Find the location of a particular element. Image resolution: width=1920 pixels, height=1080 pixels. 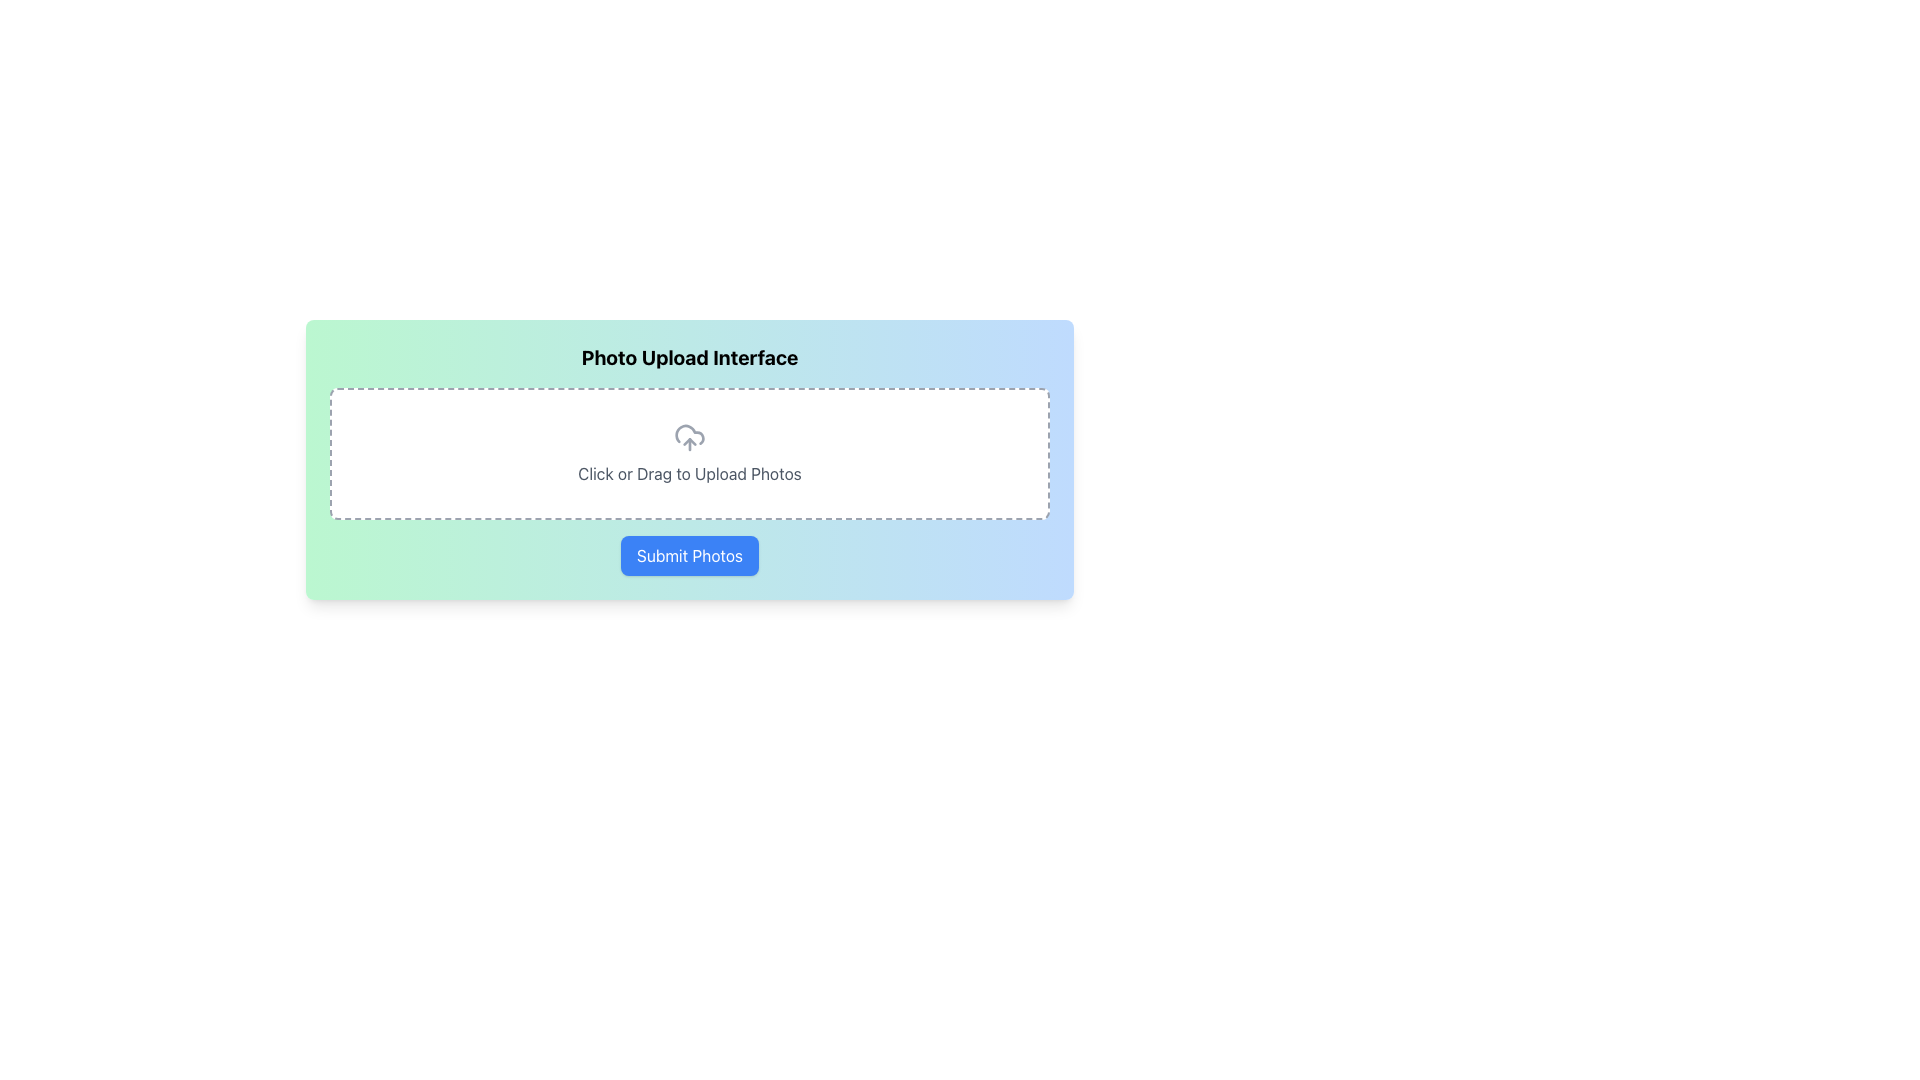

the text label that serves as the title for the photo upload interface, positioned at the top middle of the upload section is located at coordinates (690, 357).